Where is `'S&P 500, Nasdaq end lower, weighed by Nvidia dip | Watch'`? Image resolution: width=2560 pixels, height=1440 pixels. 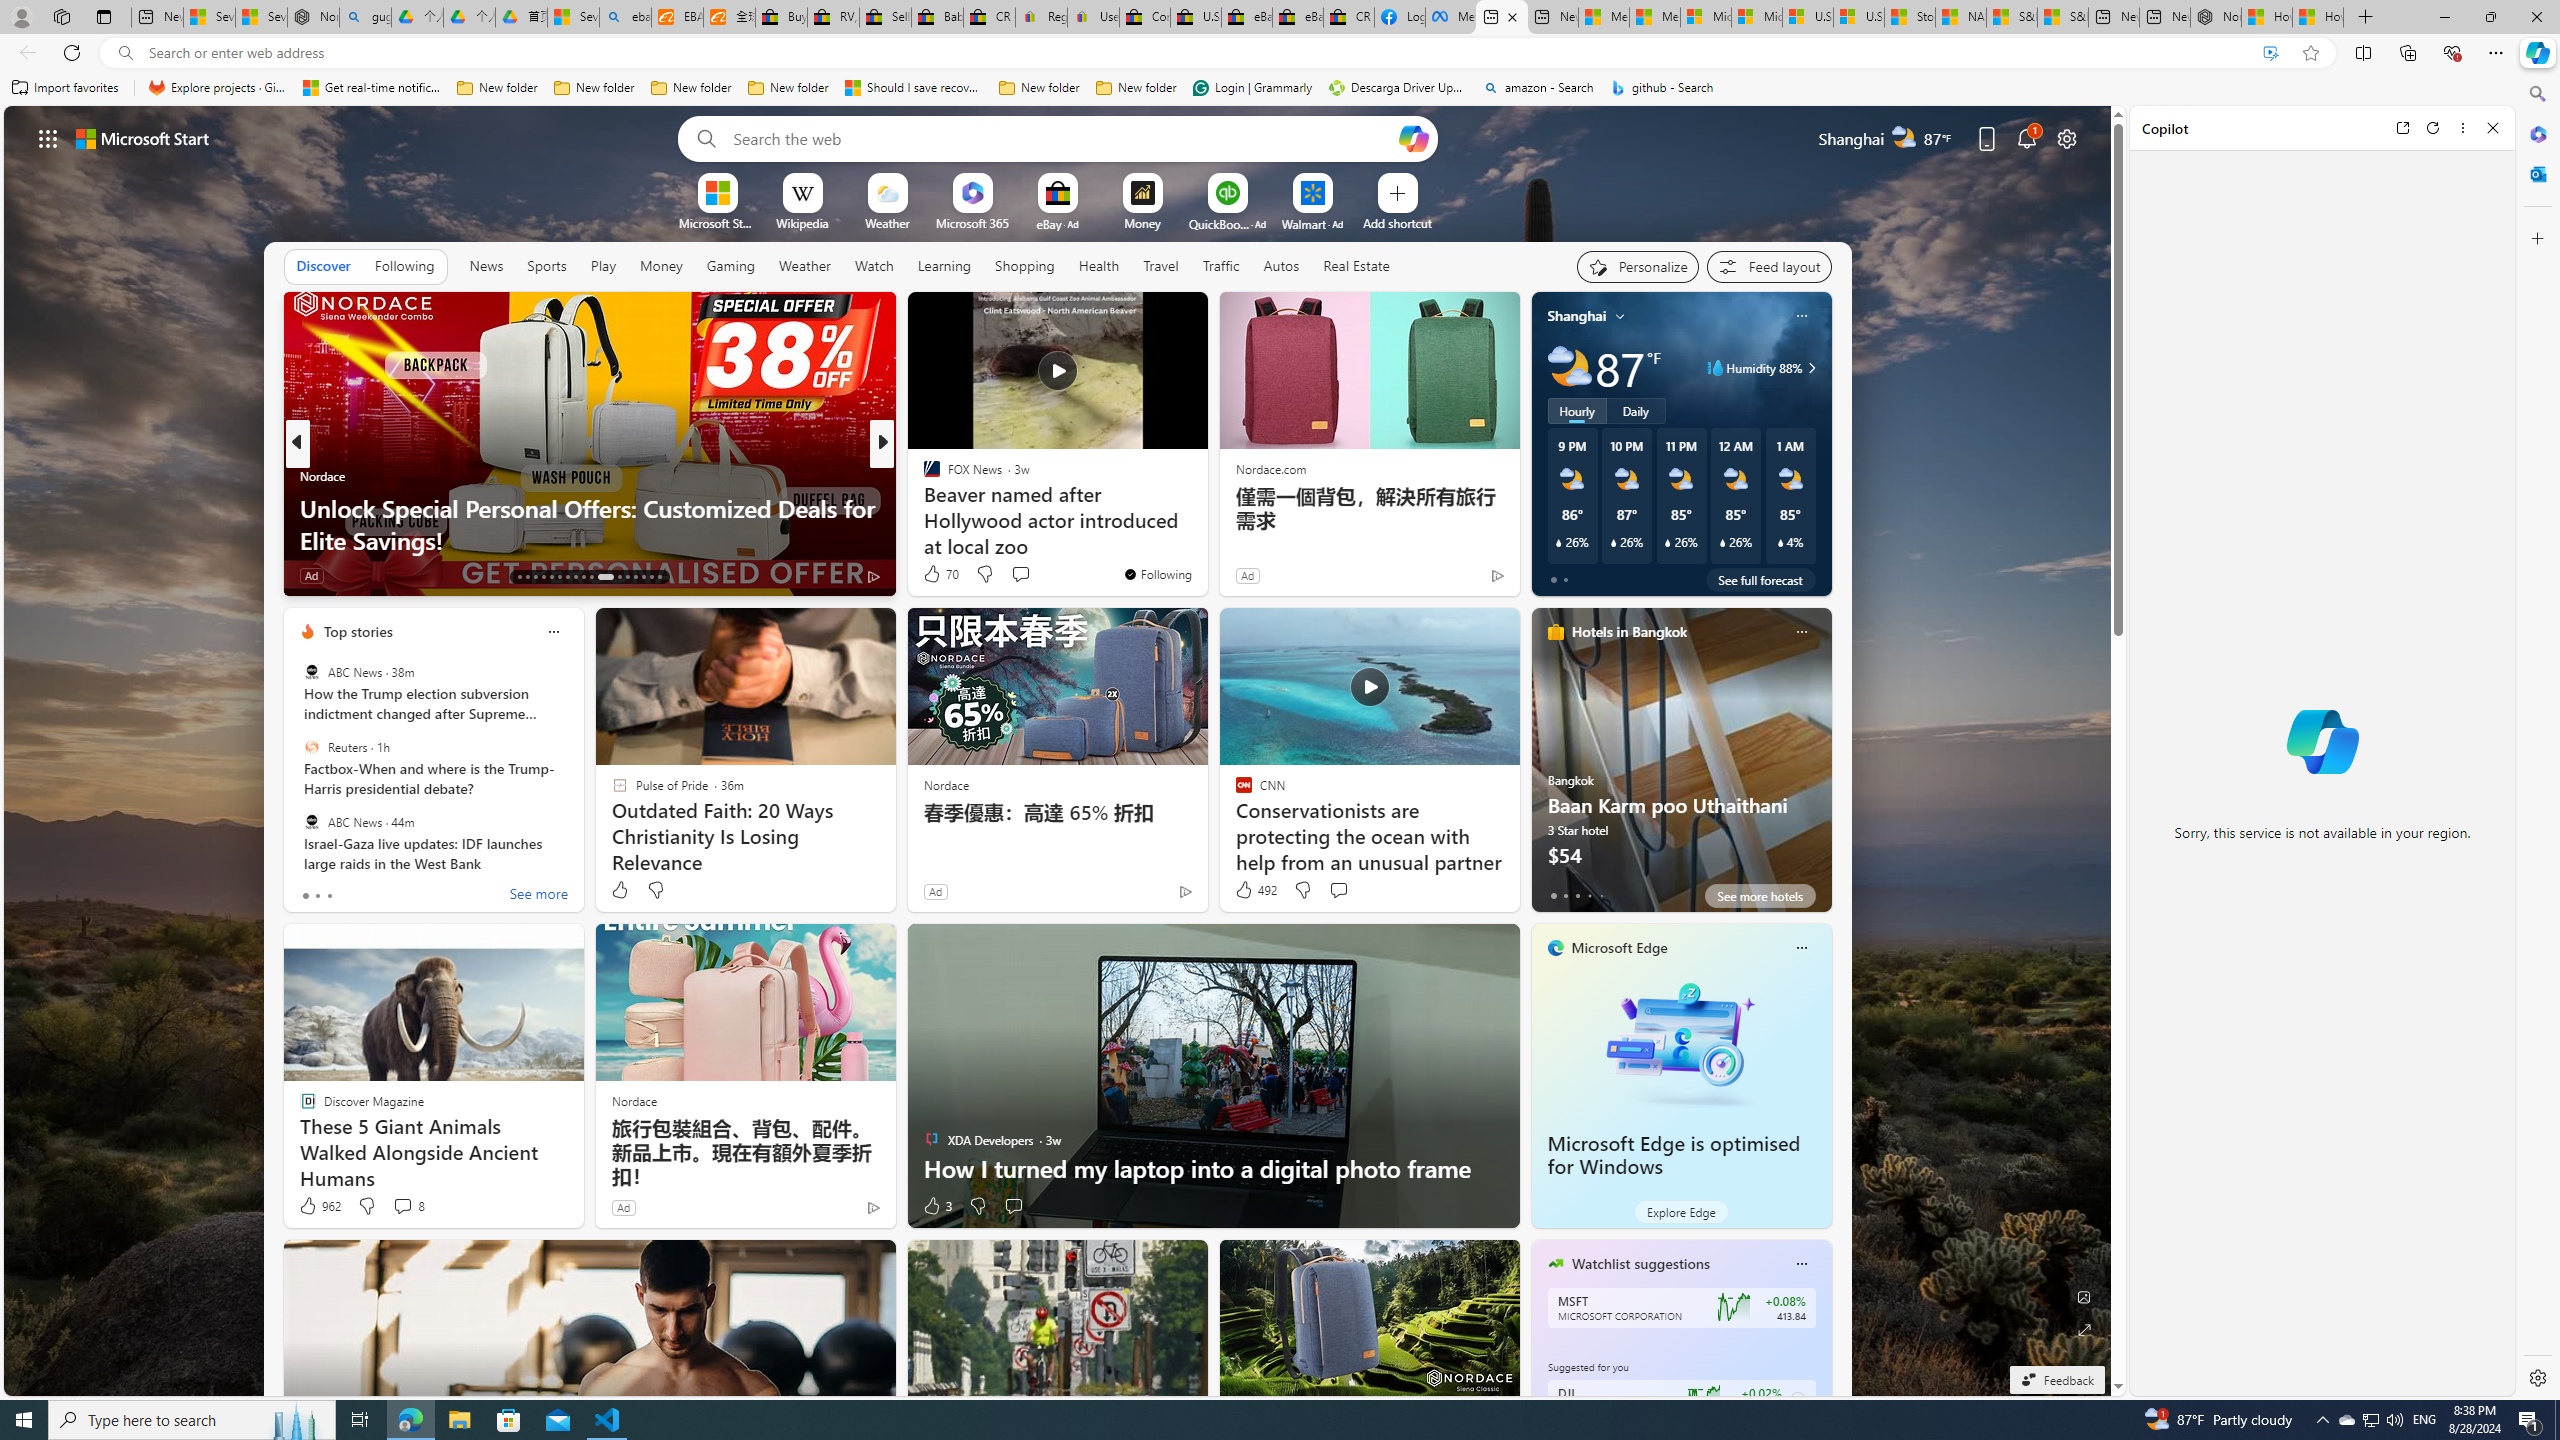
'S&P 500, Nasdaq end lower, weighed by Nvidia dip | Watch' is located at coordinates (2062, 16).